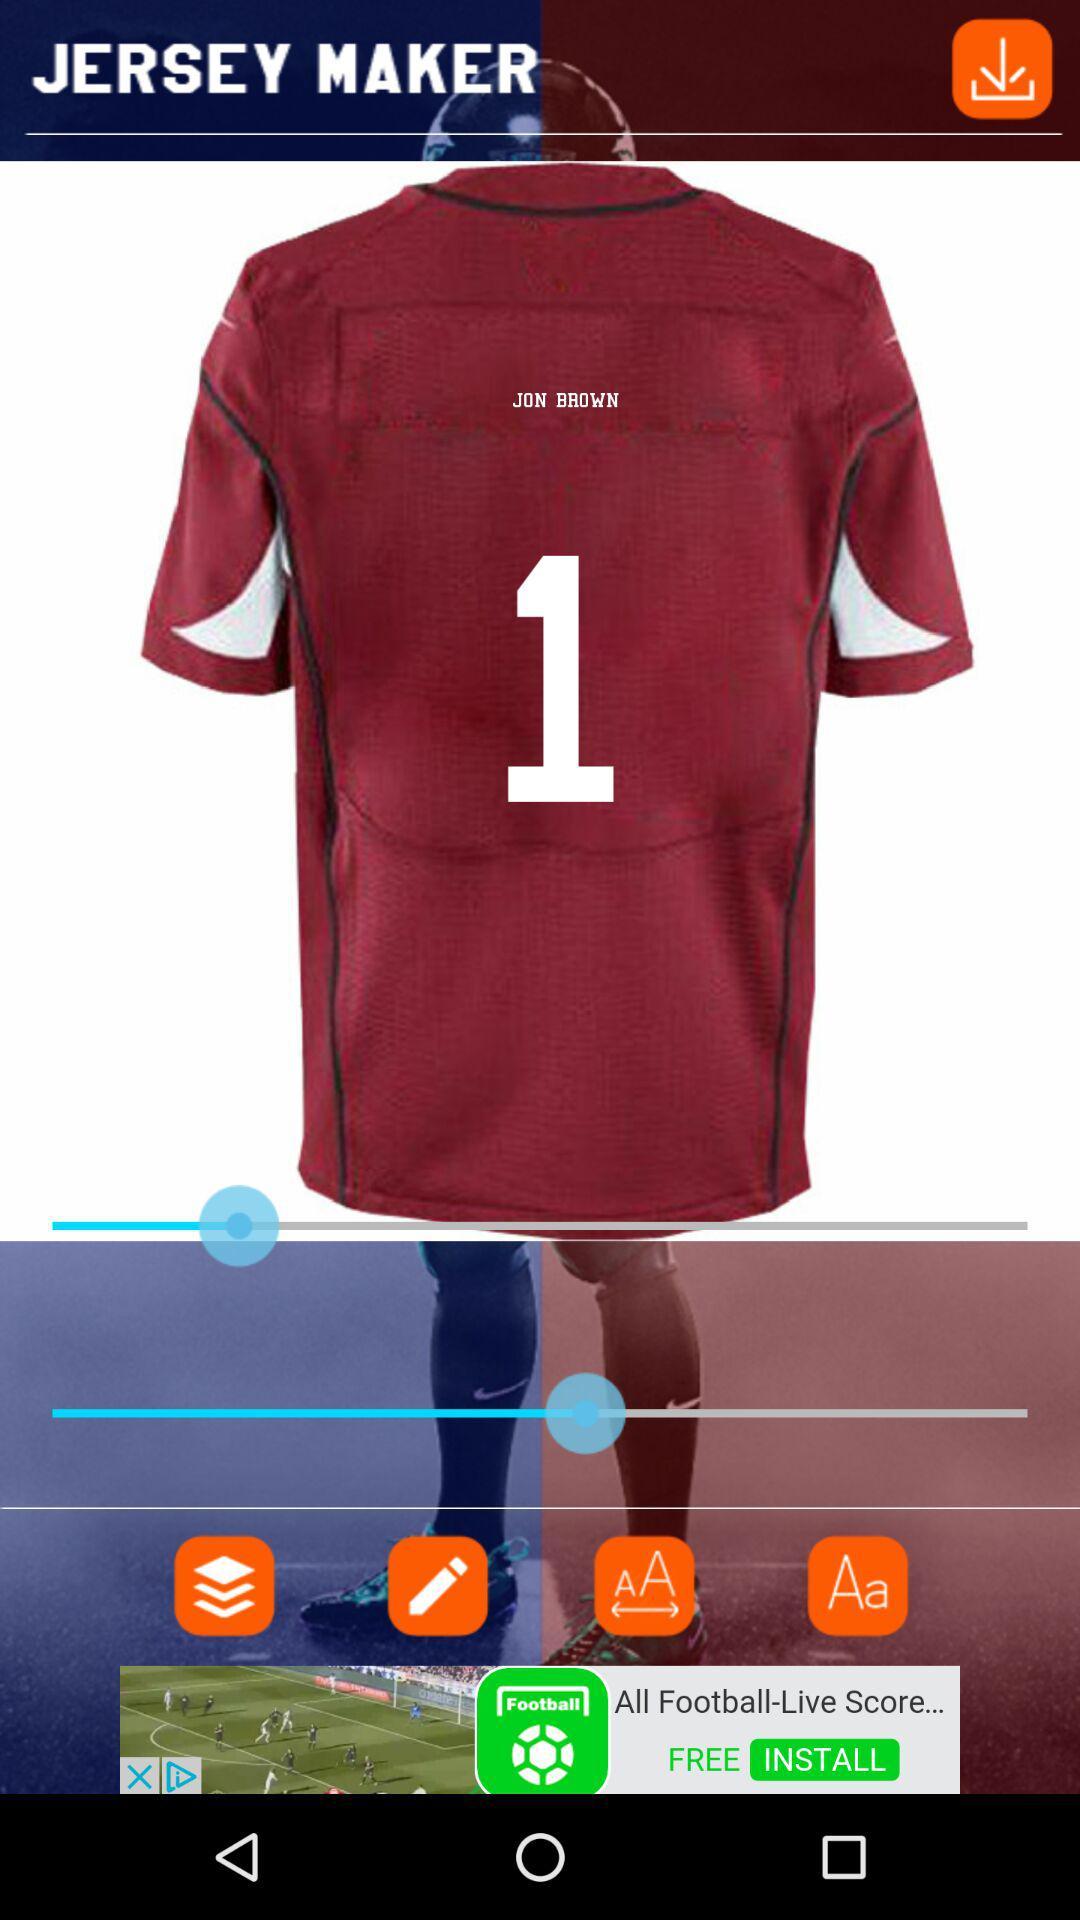  What do you see at coordinates (1002, 67) in the screenshot?
I see `download` at bounding box center [1002, 67].